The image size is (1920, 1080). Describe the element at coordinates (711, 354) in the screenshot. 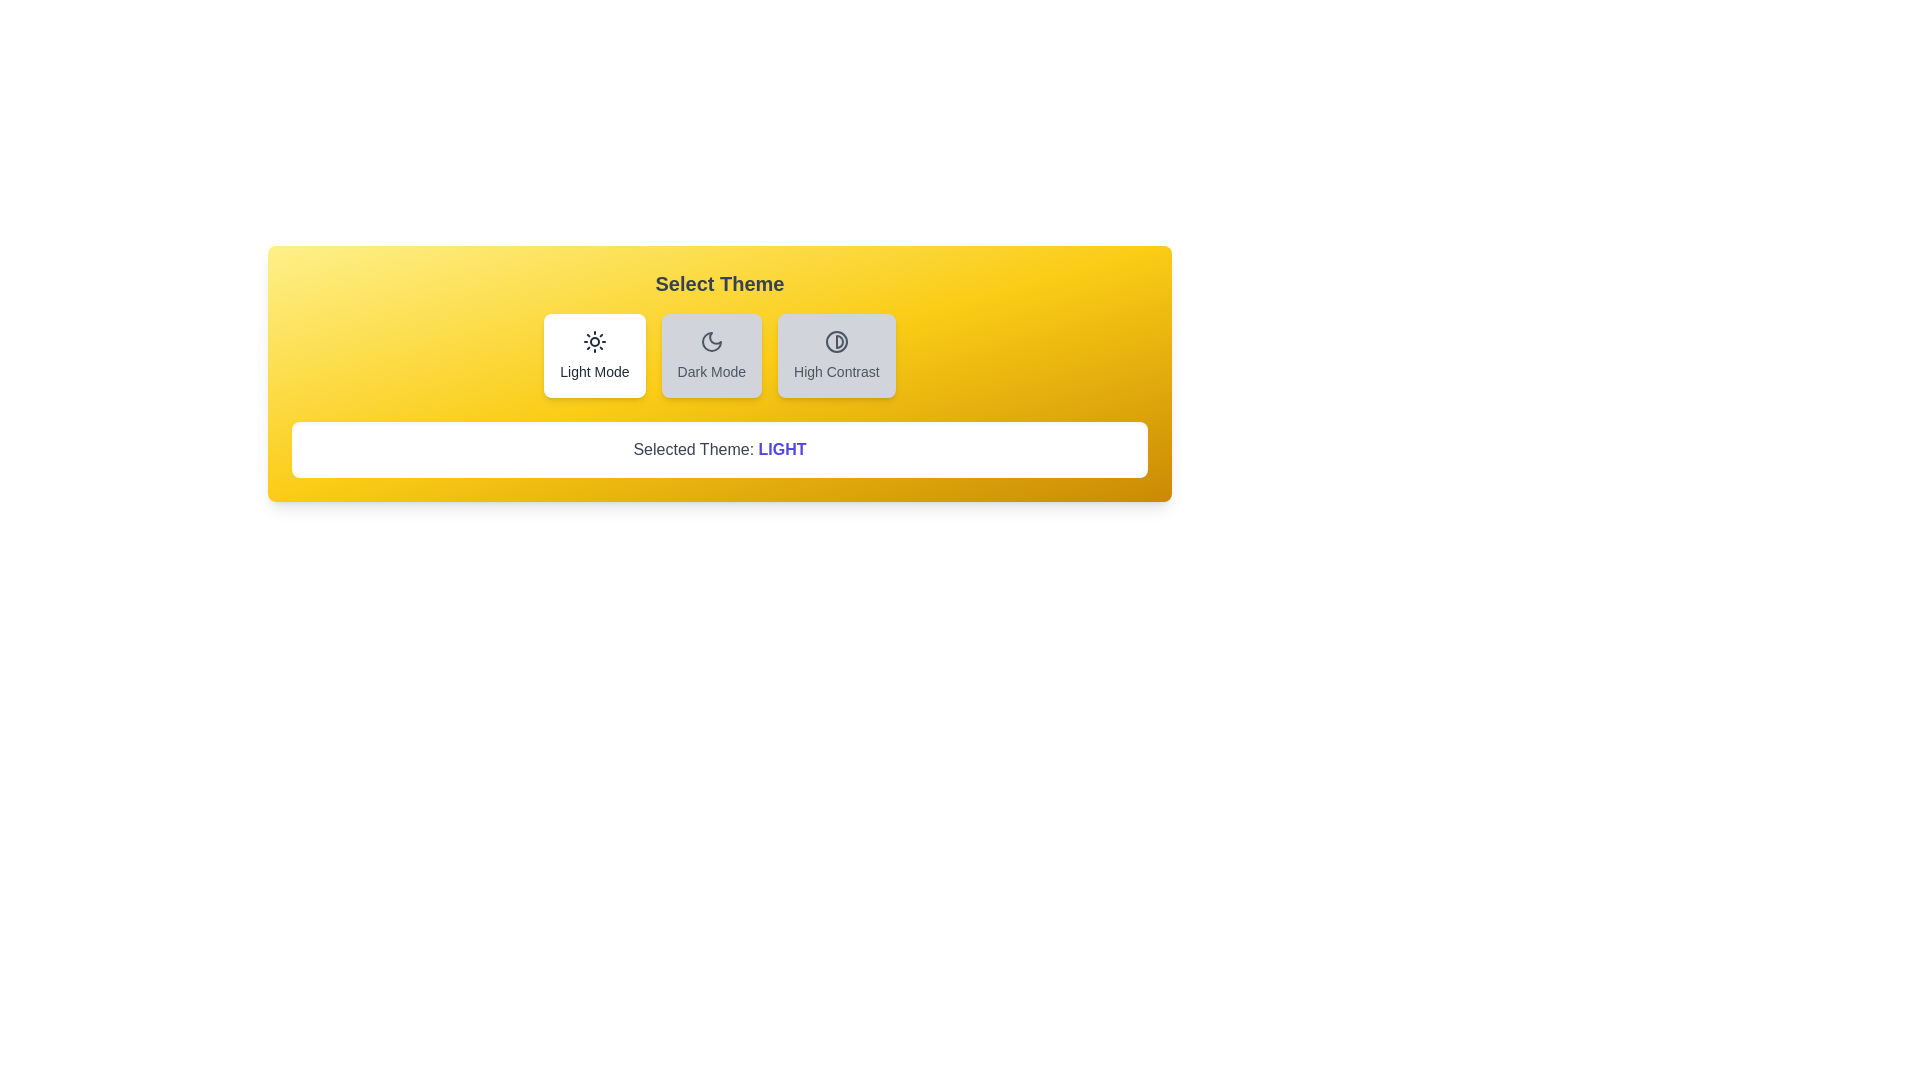

I see `the Dark Mode button to observe its hover animation` at that location.